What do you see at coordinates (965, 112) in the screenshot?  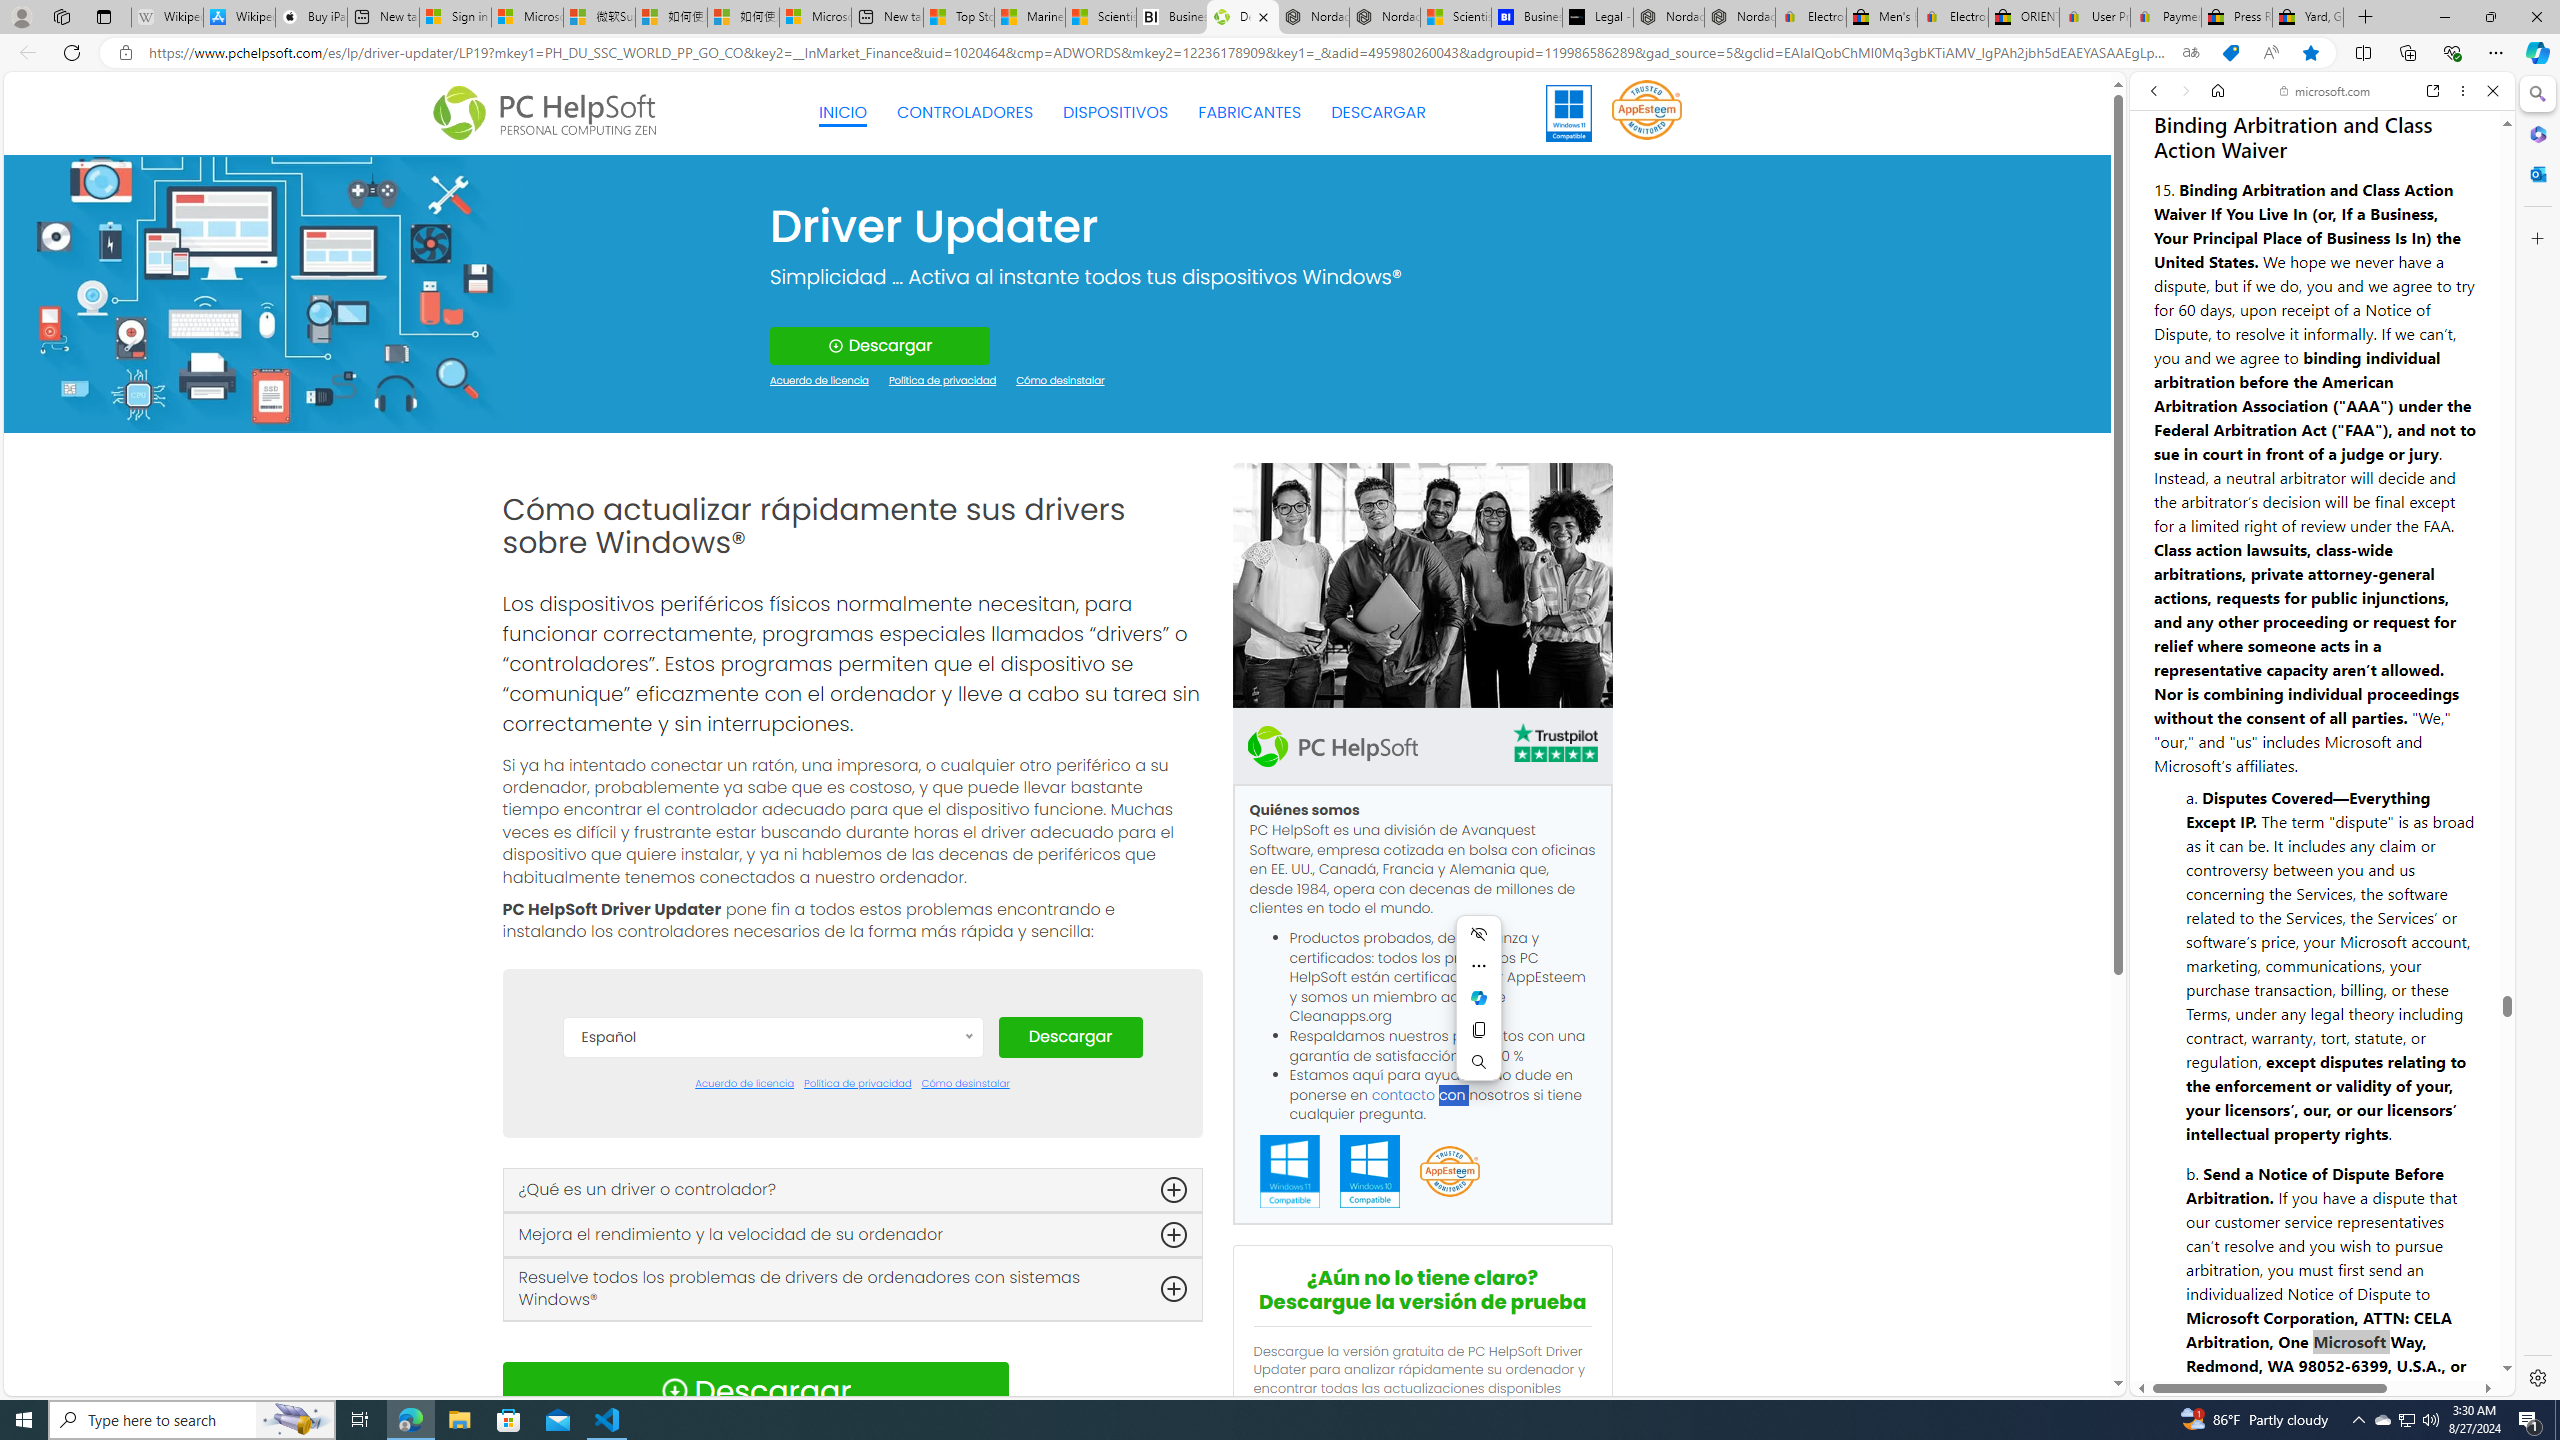 I see `'CONTROLADORES'` at bounding box center [965, 112].